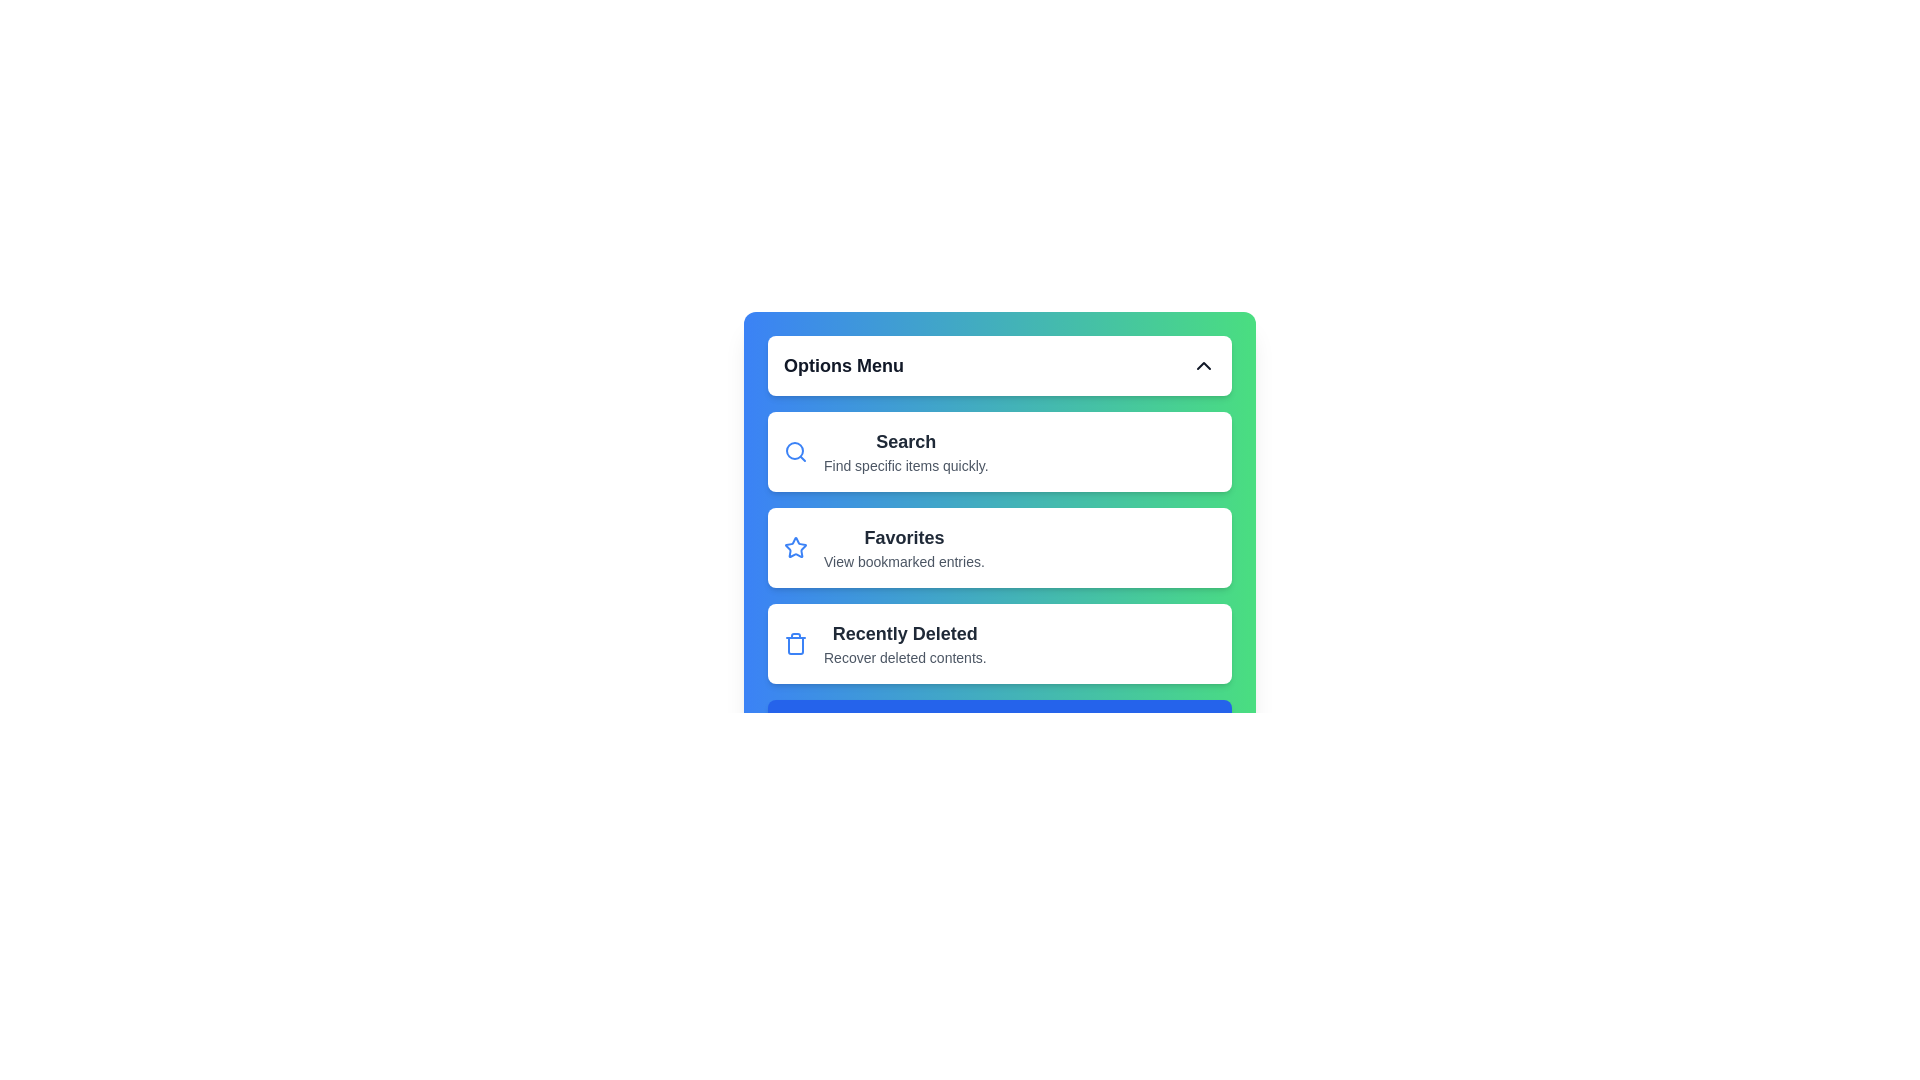 This screenshot has height=1080, width=1920. Describe the element at coordinates (794, 451) in the screenshot. I see `the decorative SVG circle element at the center of the magnifying glass icon, which is part of the 'Search' option in the menu` at that location.